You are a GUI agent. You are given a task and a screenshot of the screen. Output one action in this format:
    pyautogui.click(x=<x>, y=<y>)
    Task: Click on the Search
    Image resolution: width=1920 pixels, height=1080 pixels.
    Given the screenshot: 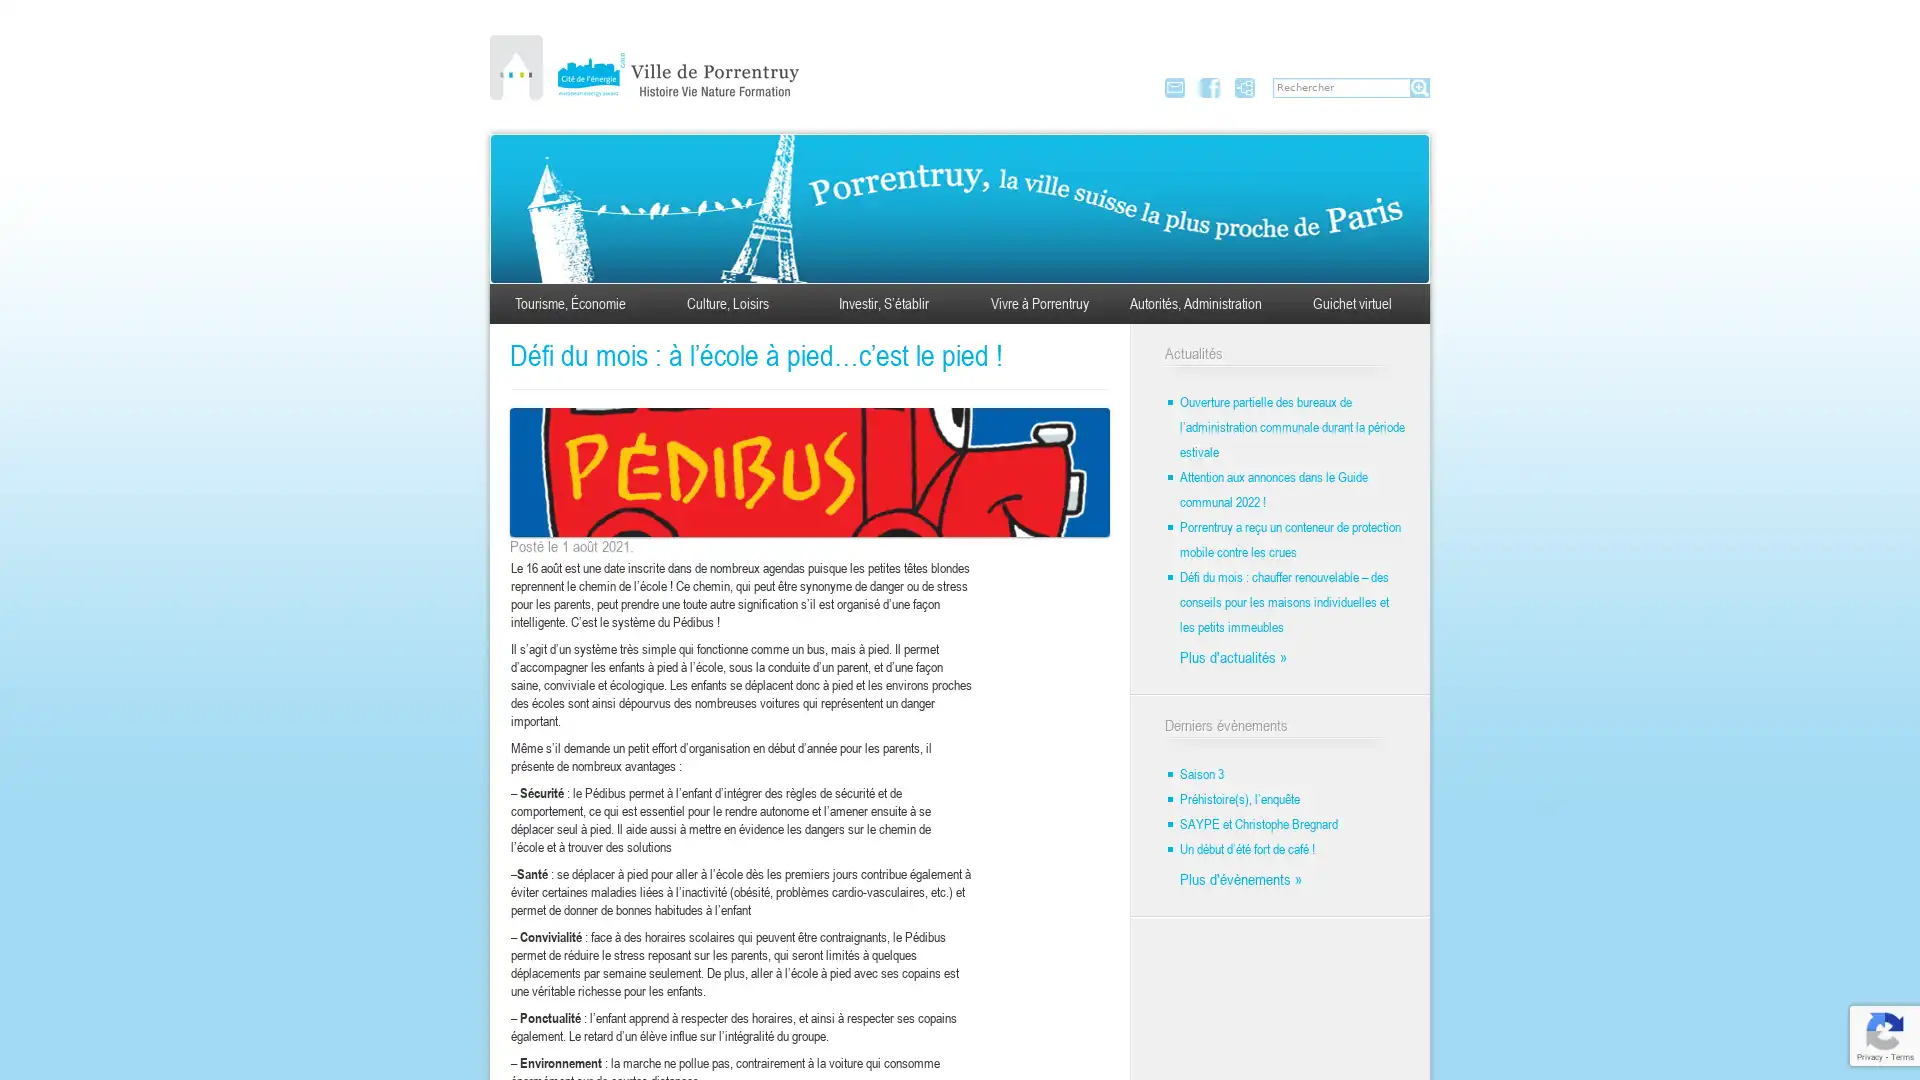 What is the action you would take?
    pyautogui.click(x=1419, y=87)
    